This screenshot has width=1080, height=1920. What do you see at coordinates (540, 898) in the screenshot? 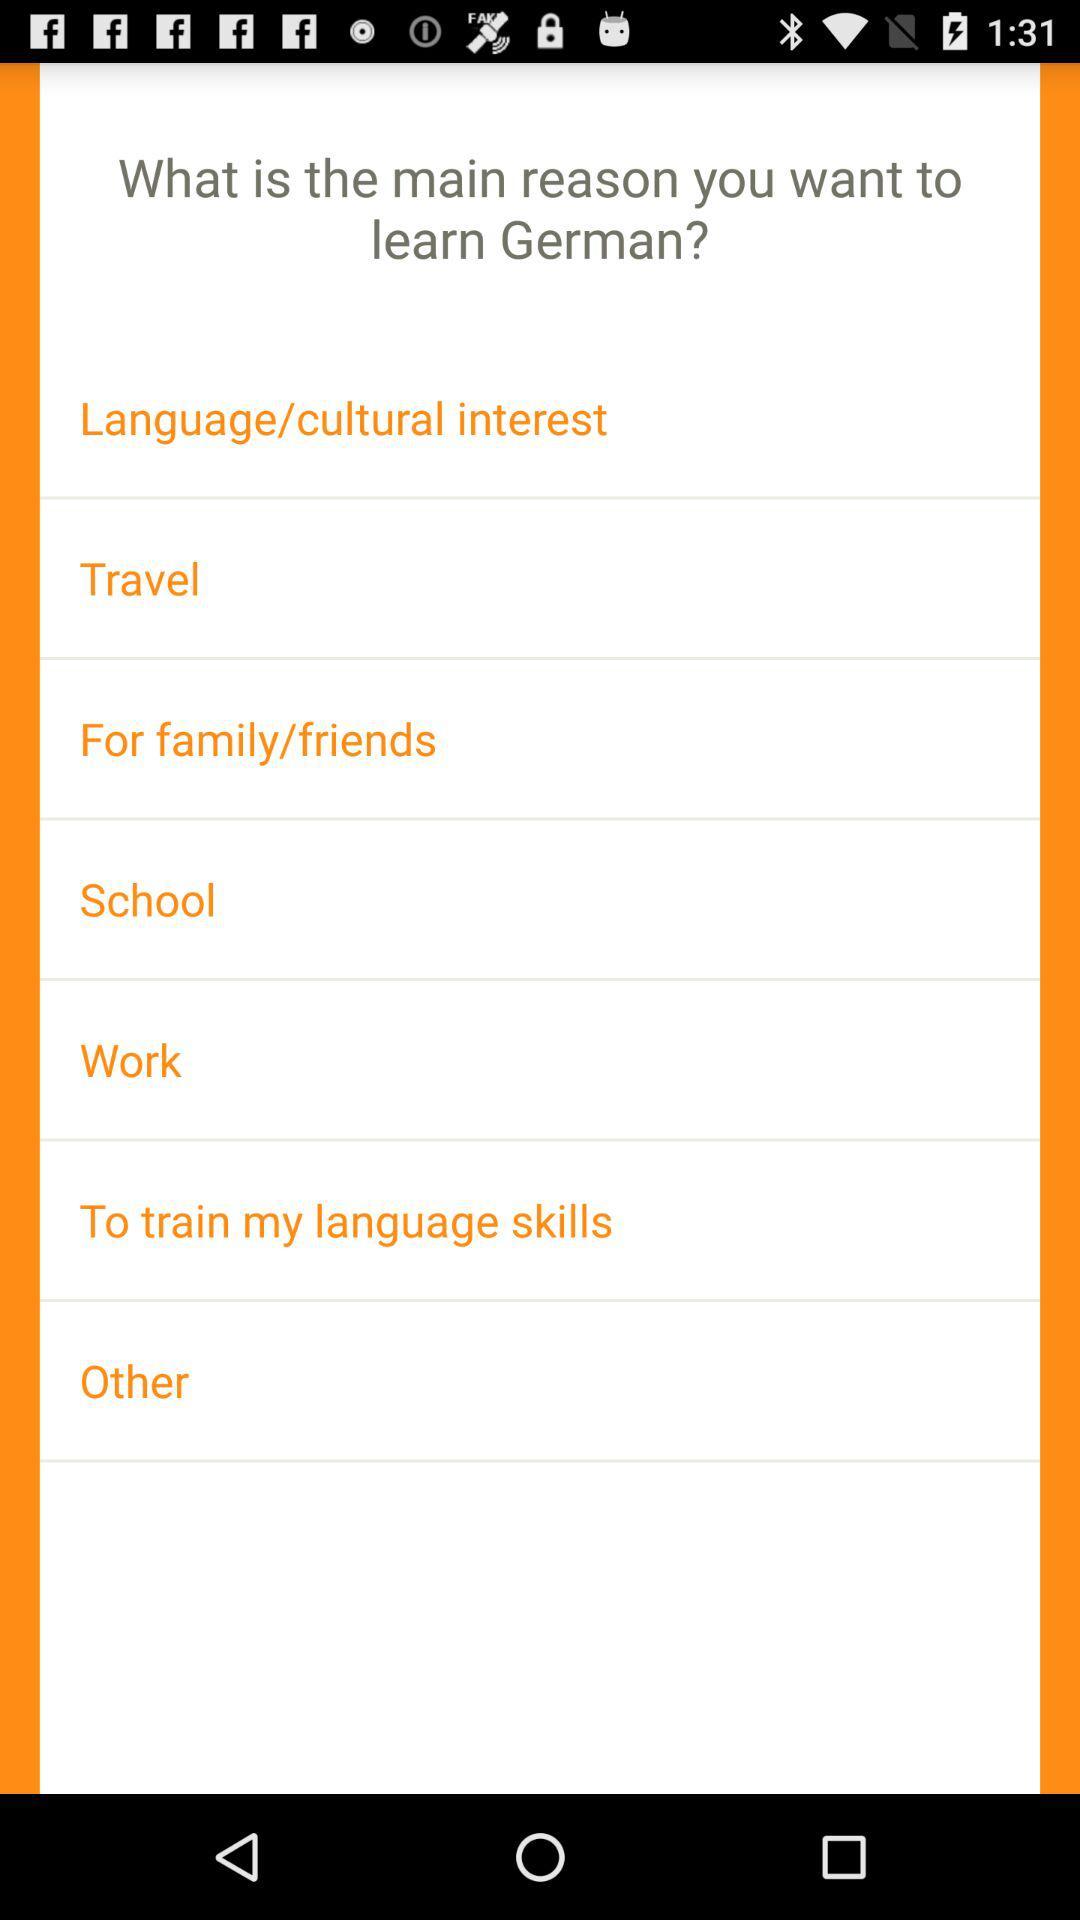
I see `icon above work app` at bounding box center [540, 898].